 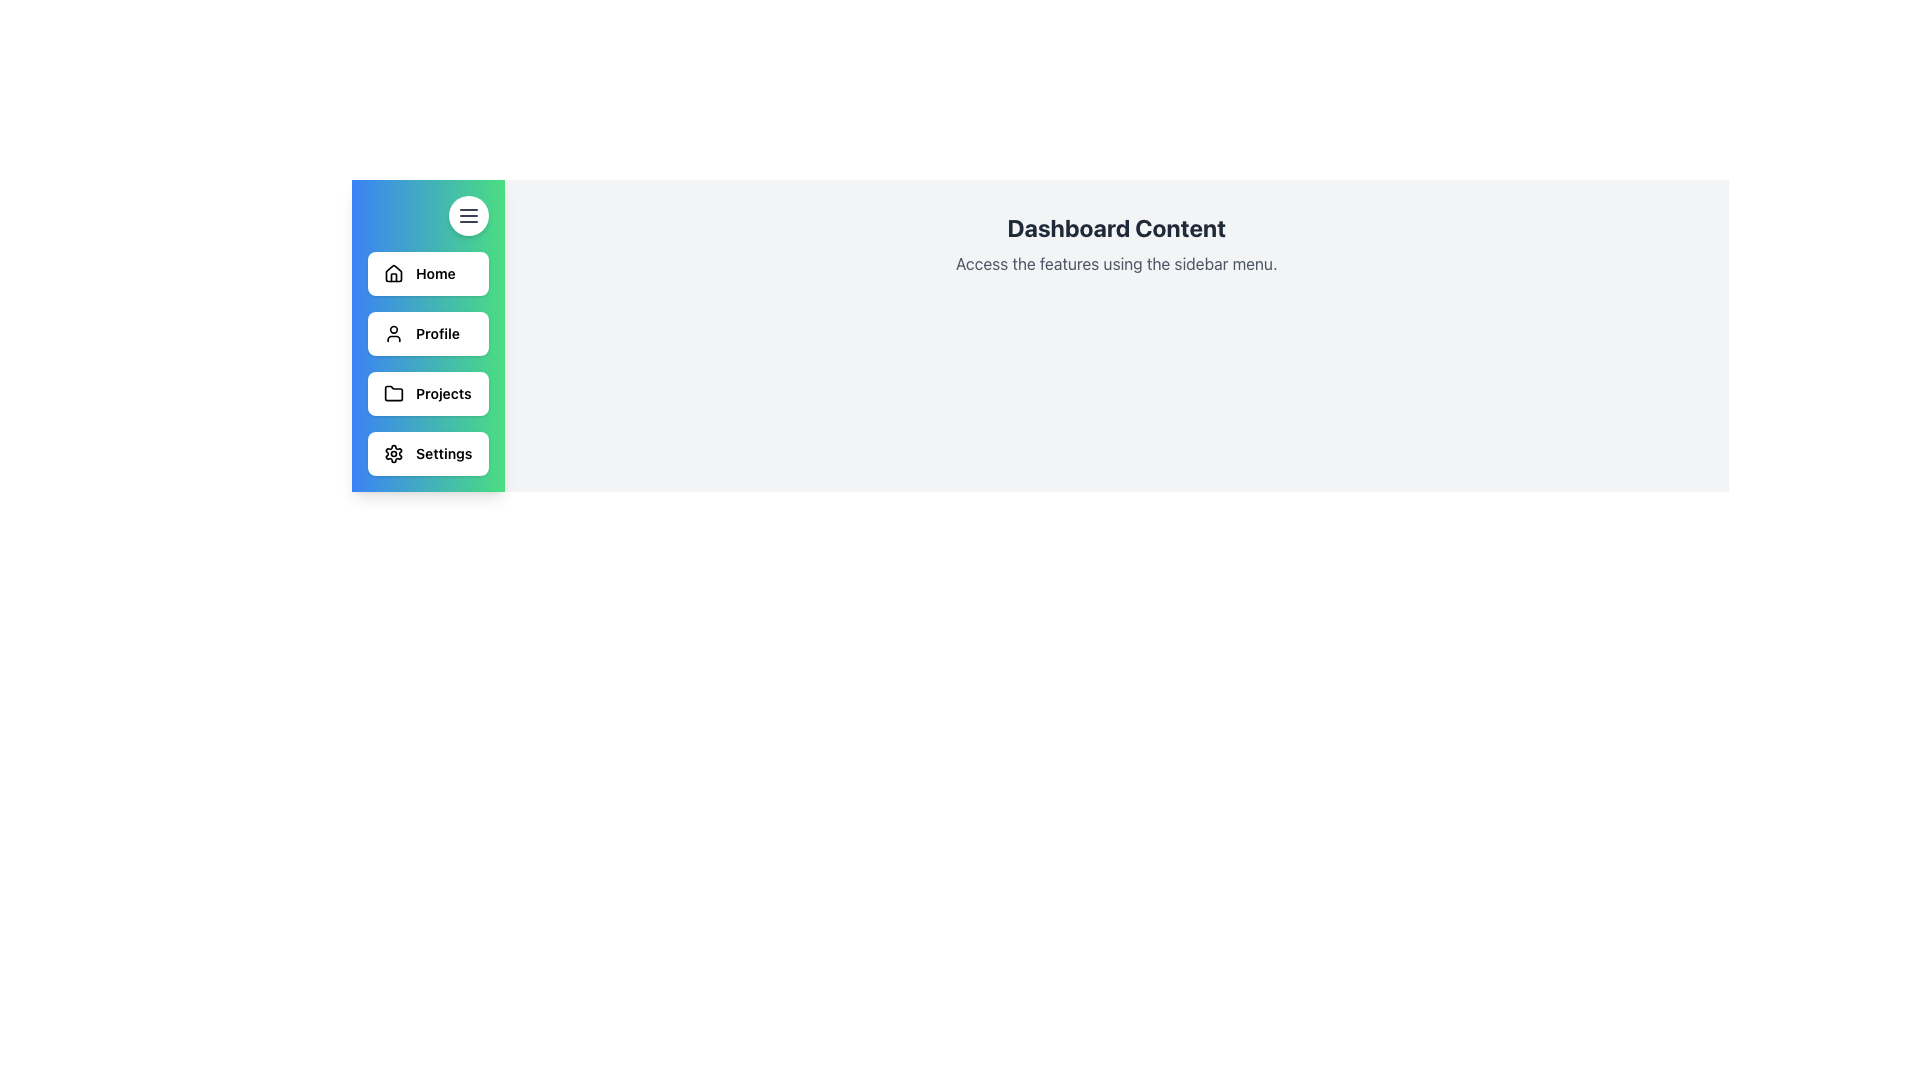 What do you see at coordinates (427, 273) in the screenshot?
I see `the first navigation button on the left sidebar` at bounding box center [427, 273].